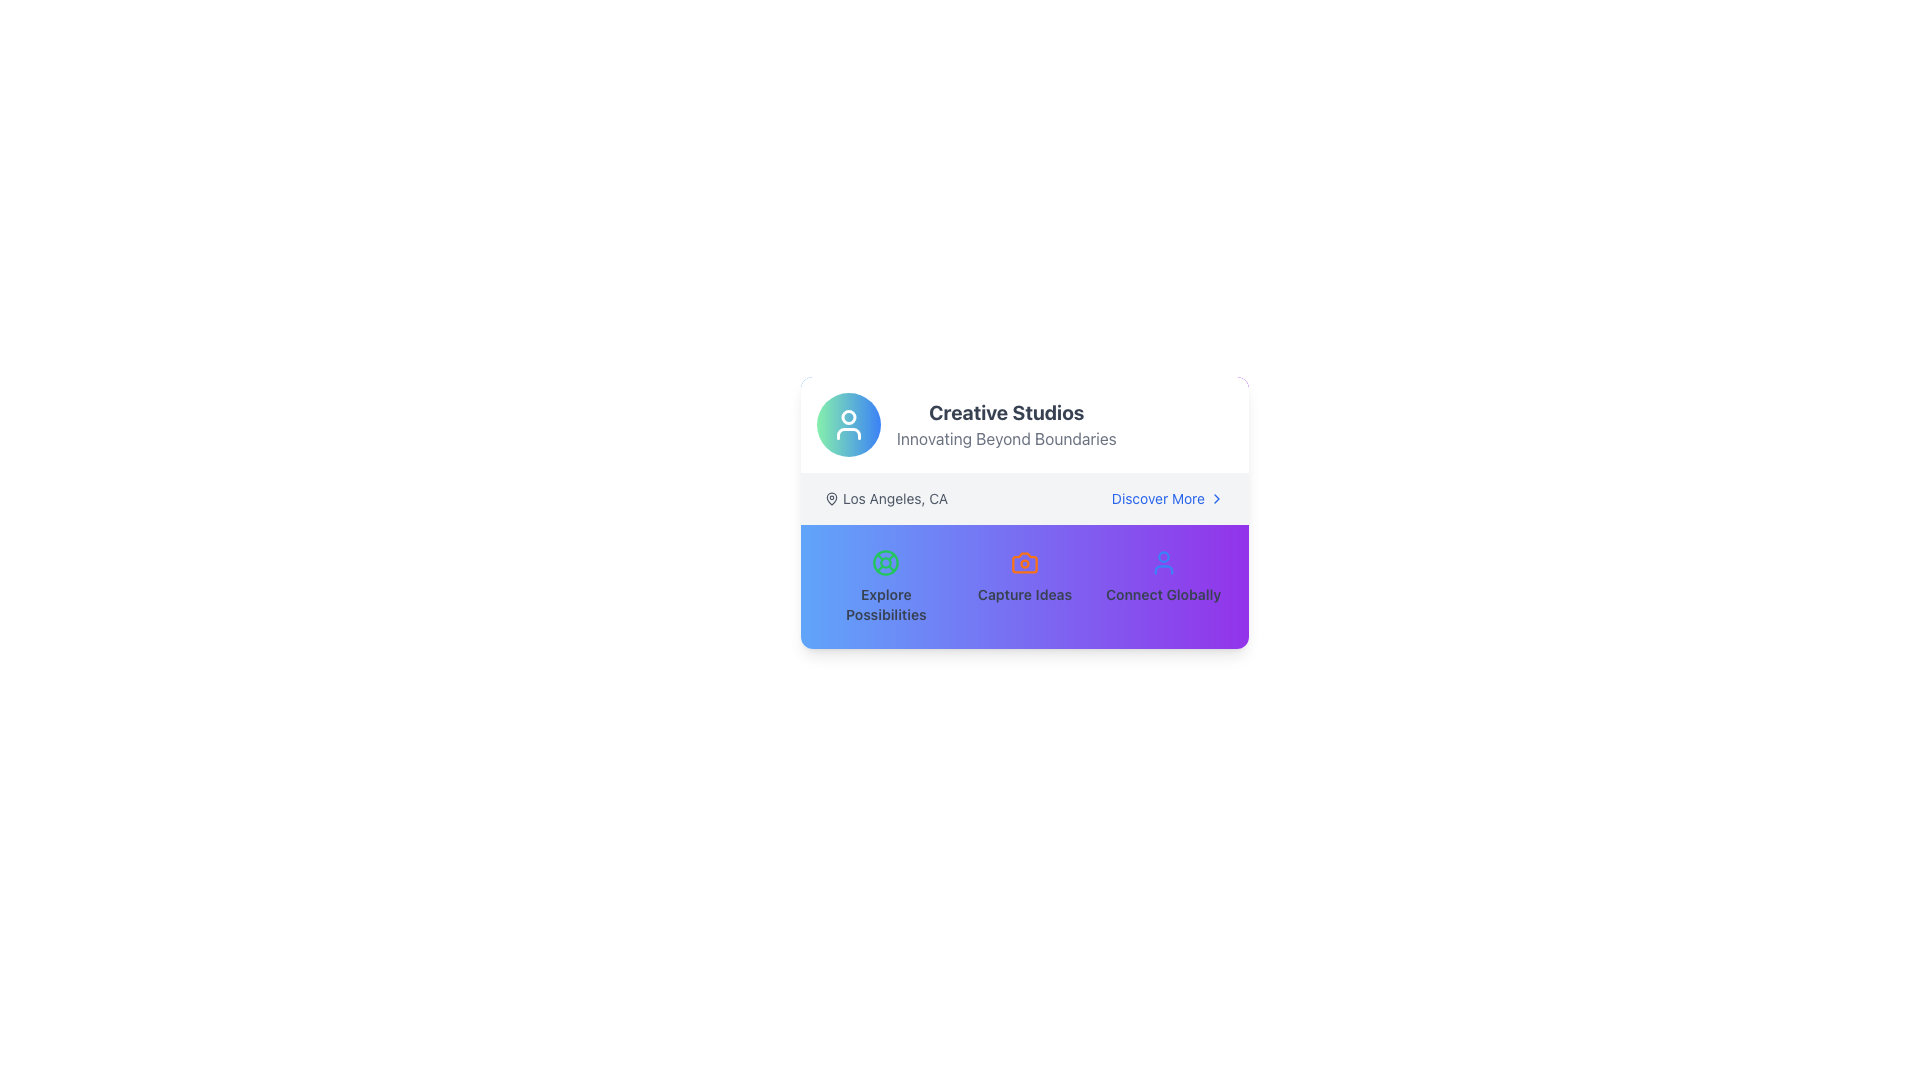  I want to click on heading text 'Creative Studios' displayed prominently at the top-center of the card interface, so click(1006, 411).